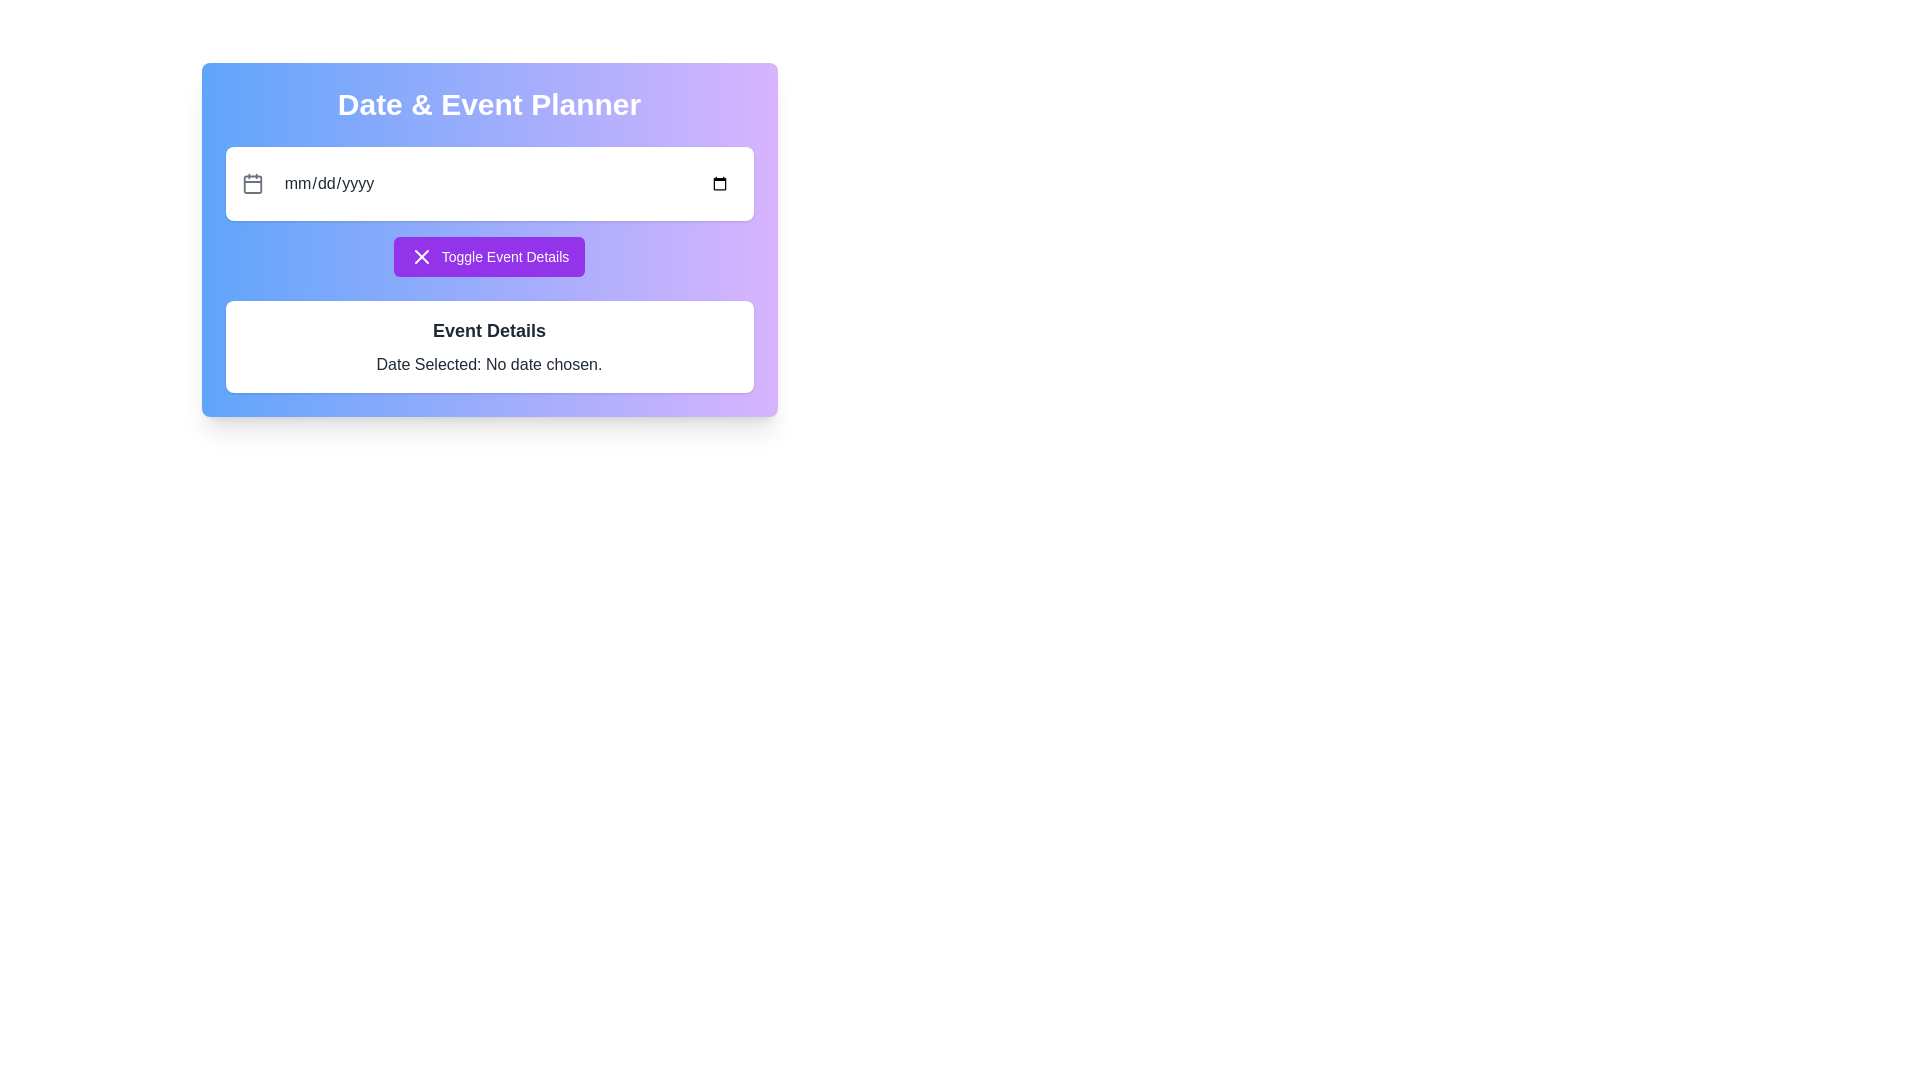  I want to click on the rectangular shape with rounded corners inside the leftmost icon of the 'Date & Event Planner' interface calendar, so click(251, 184).